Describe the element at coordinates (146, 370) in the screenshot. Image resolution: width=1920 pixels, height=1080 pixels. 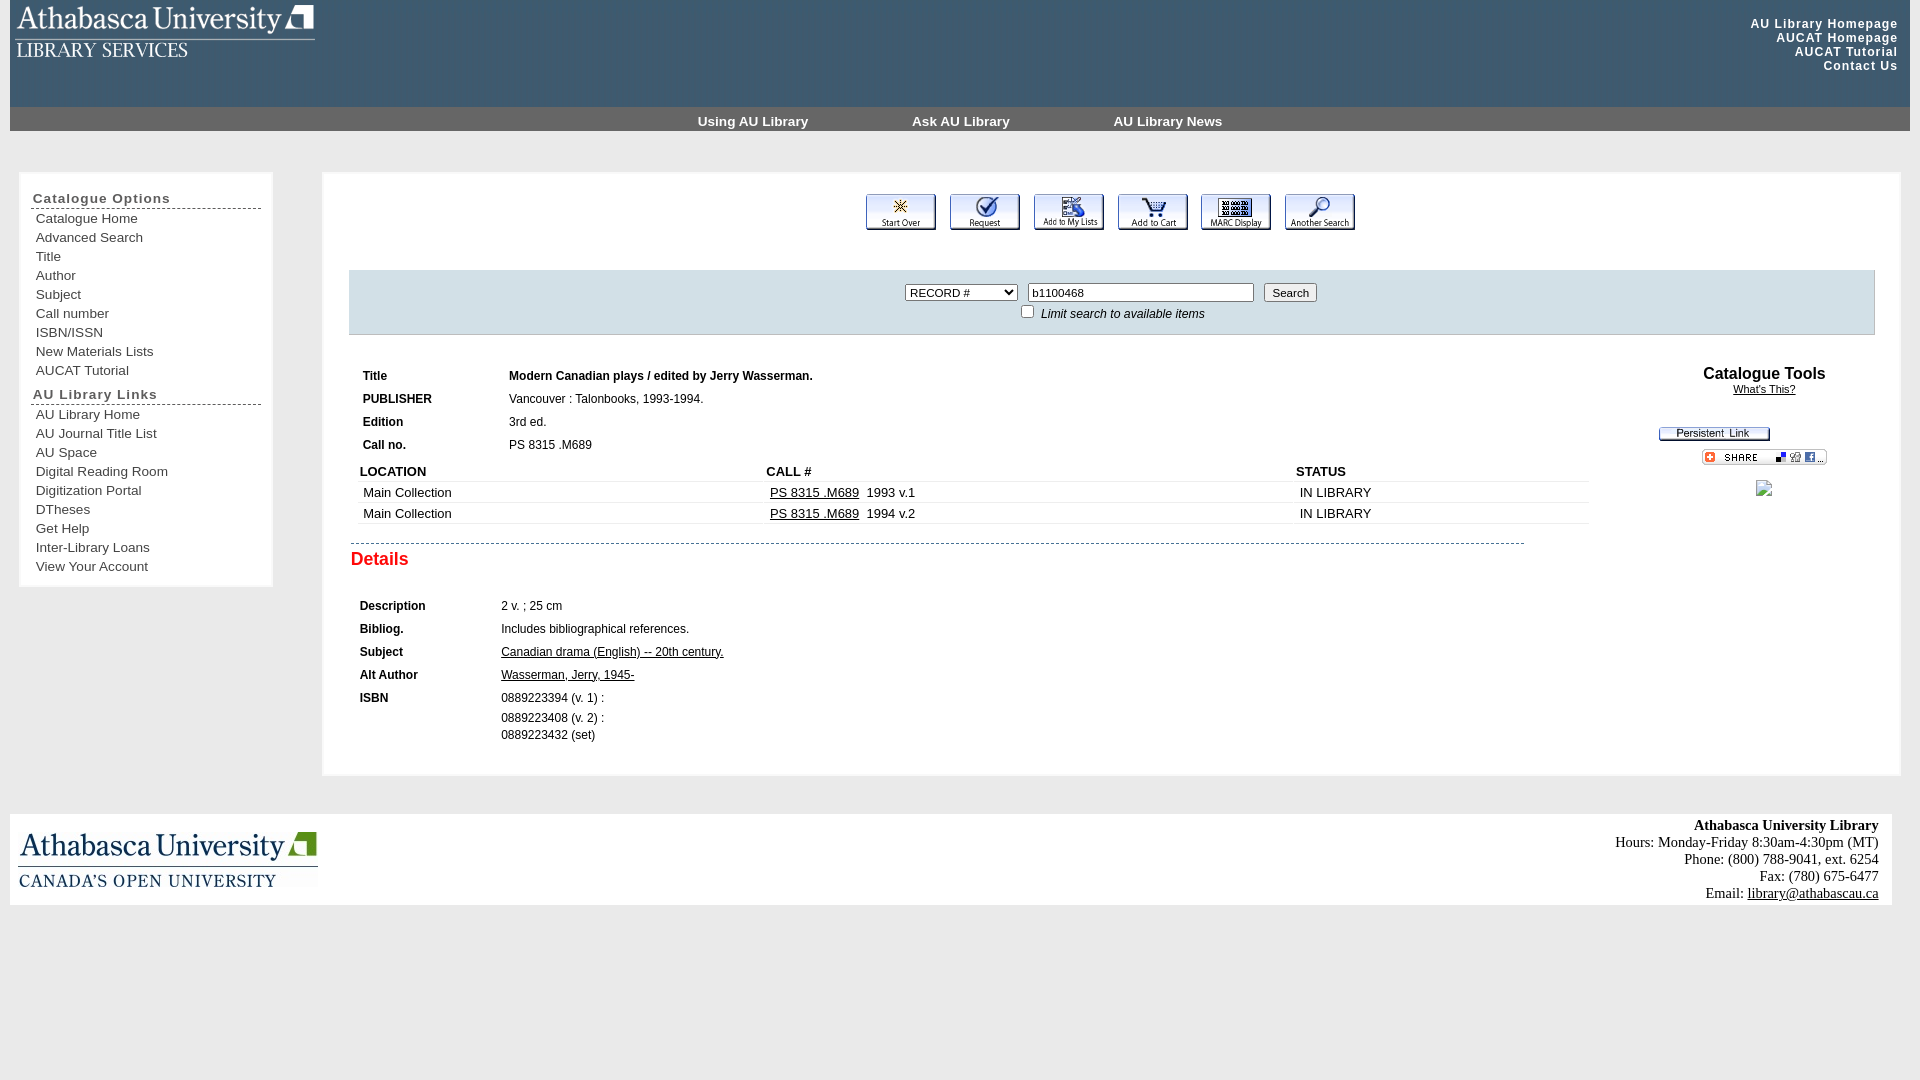
I see `'AUCAT Tutorial'` at that location.